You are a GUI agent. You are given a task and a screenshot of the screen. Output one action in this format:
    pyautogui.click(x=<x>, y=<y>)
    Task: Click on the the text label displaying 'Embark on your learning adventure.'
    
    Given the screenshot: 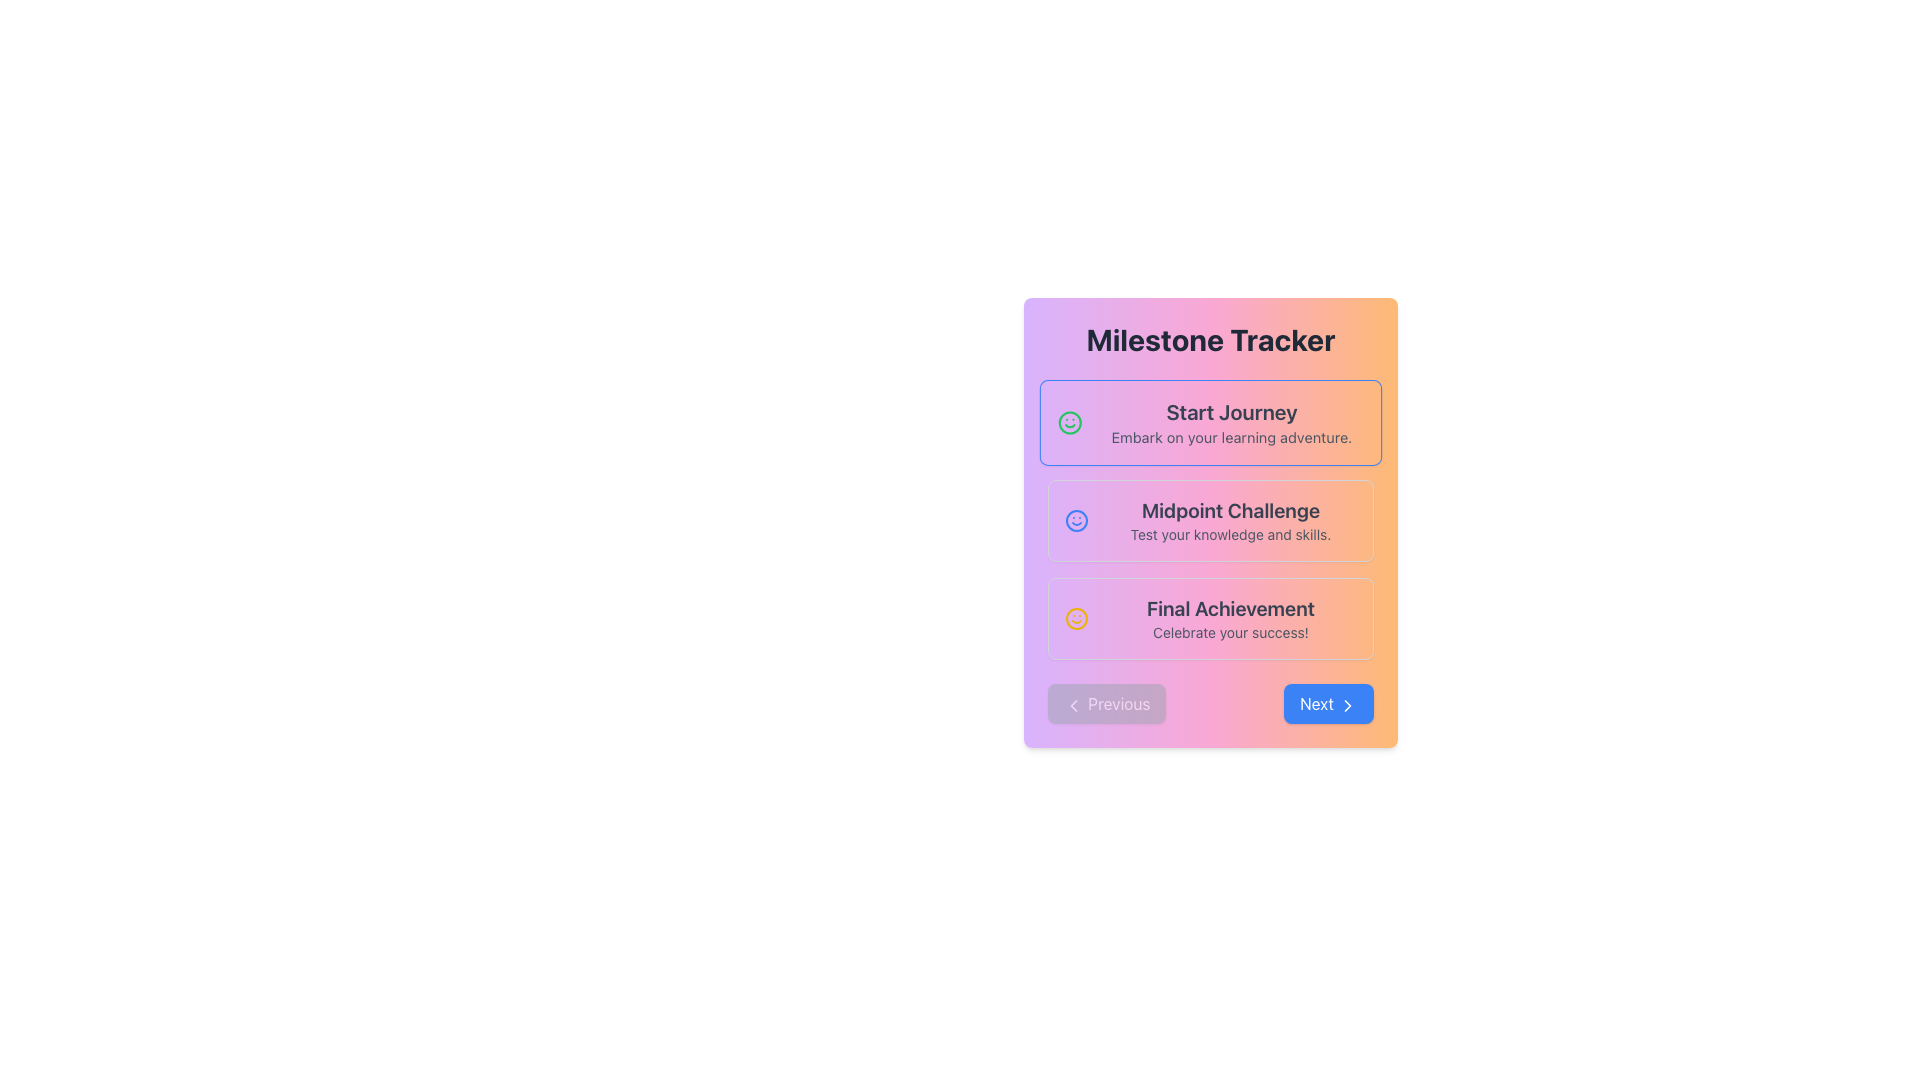 What is the action you would take?
    pyautogui.click(x=1231, y=435)
    